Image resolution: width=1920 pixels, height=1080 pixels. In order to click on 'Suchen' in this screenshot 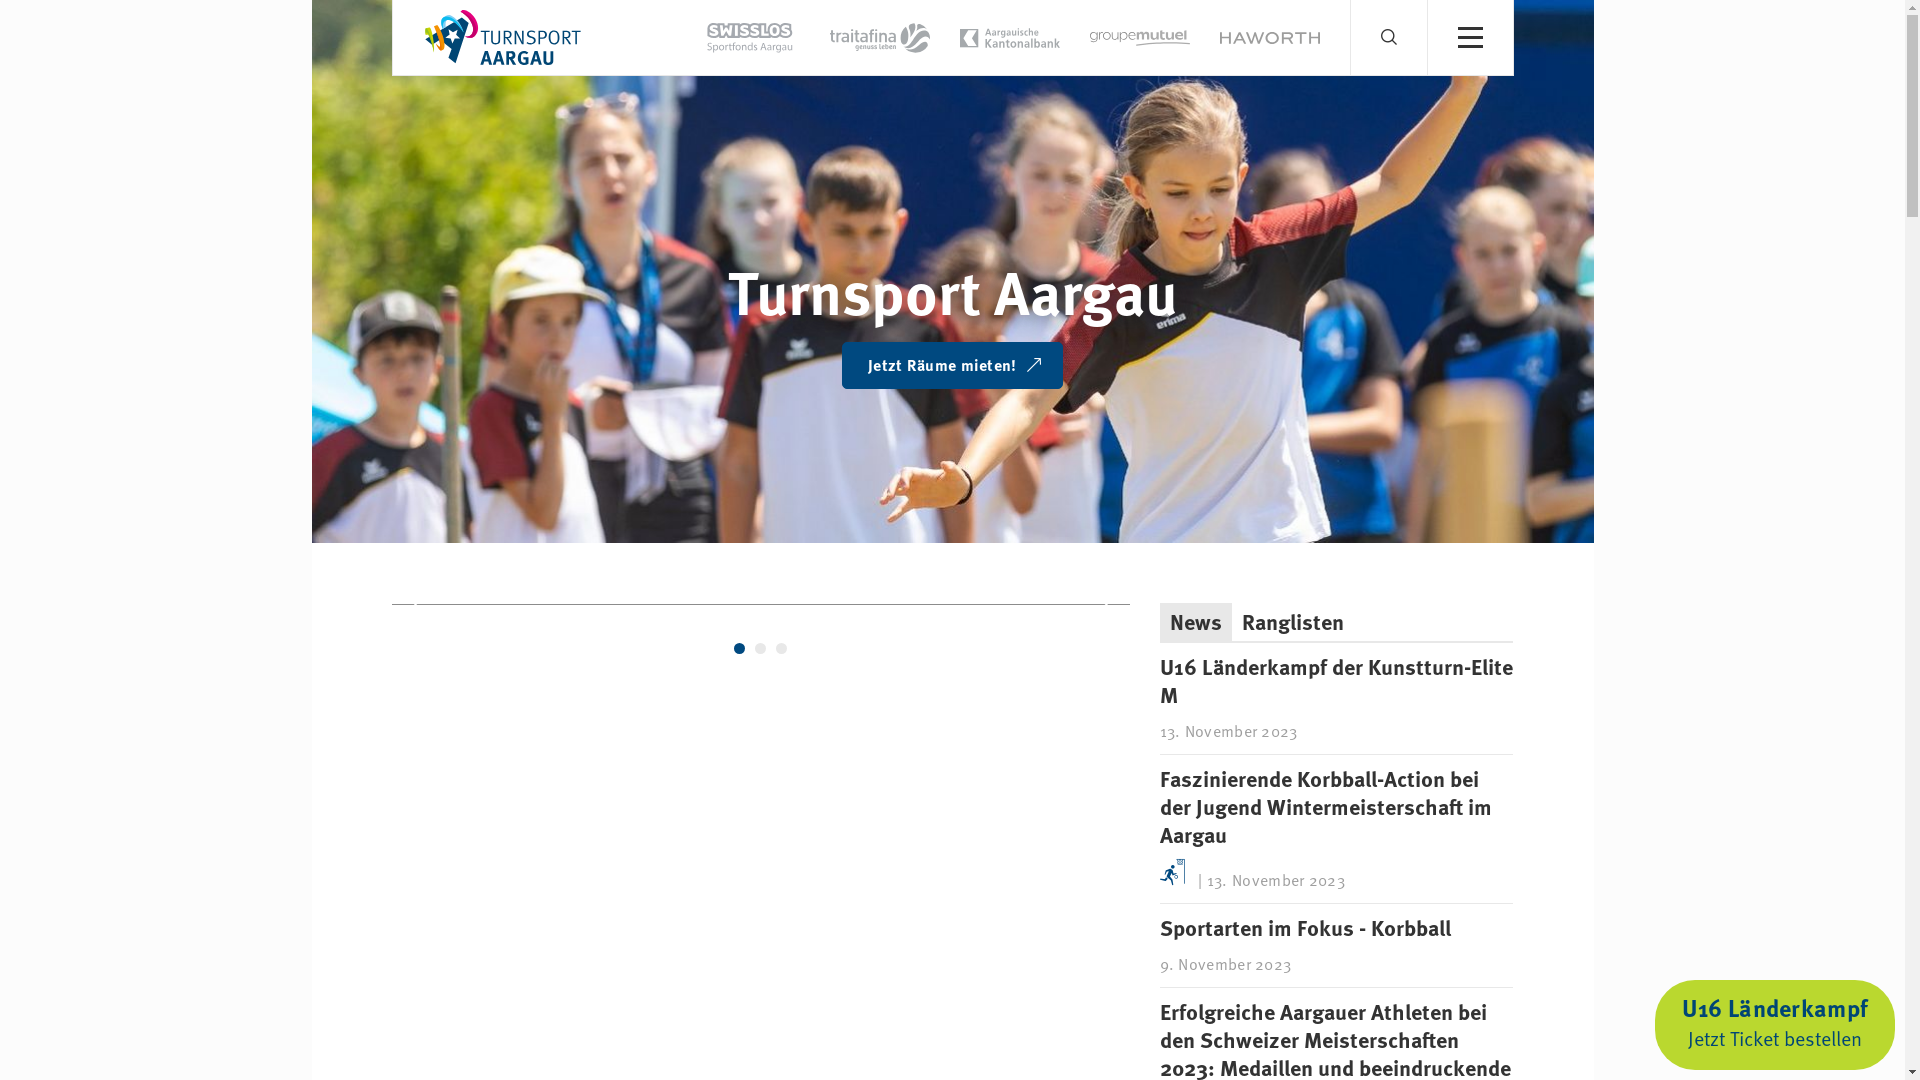, I will do `click(1425, 46)`.